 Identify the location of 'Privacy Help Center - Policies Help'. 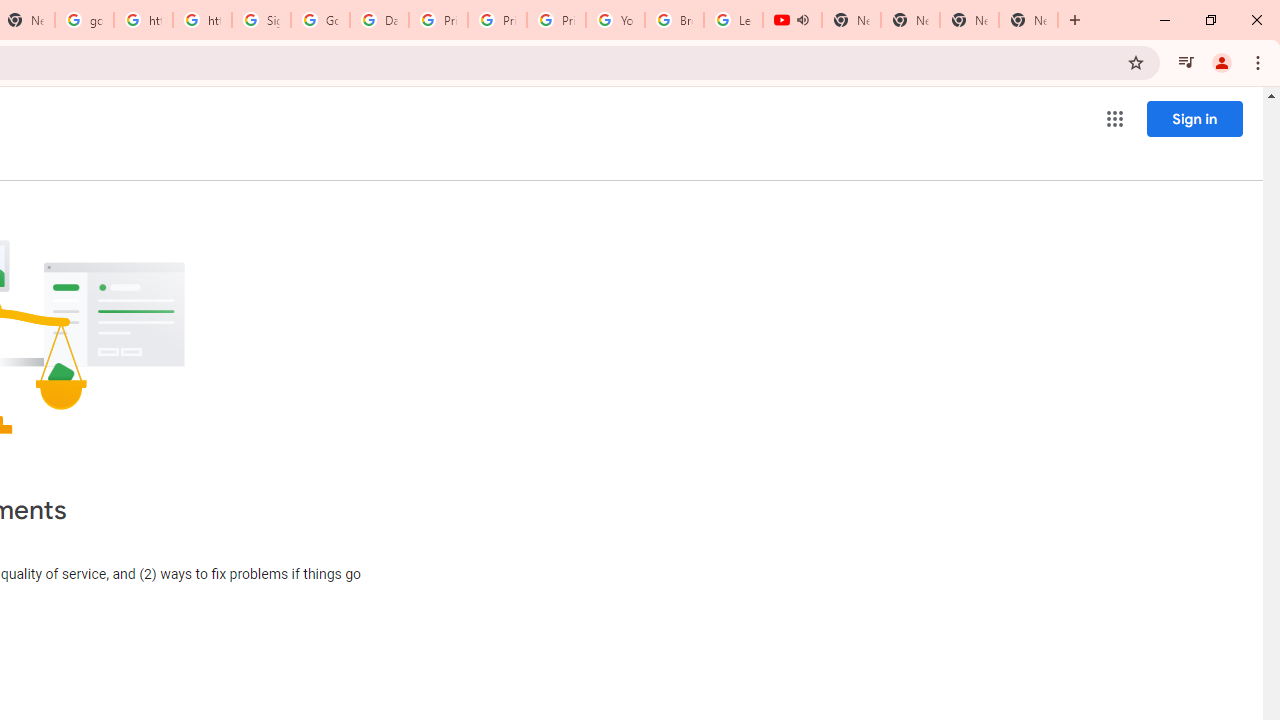
(437, 20).